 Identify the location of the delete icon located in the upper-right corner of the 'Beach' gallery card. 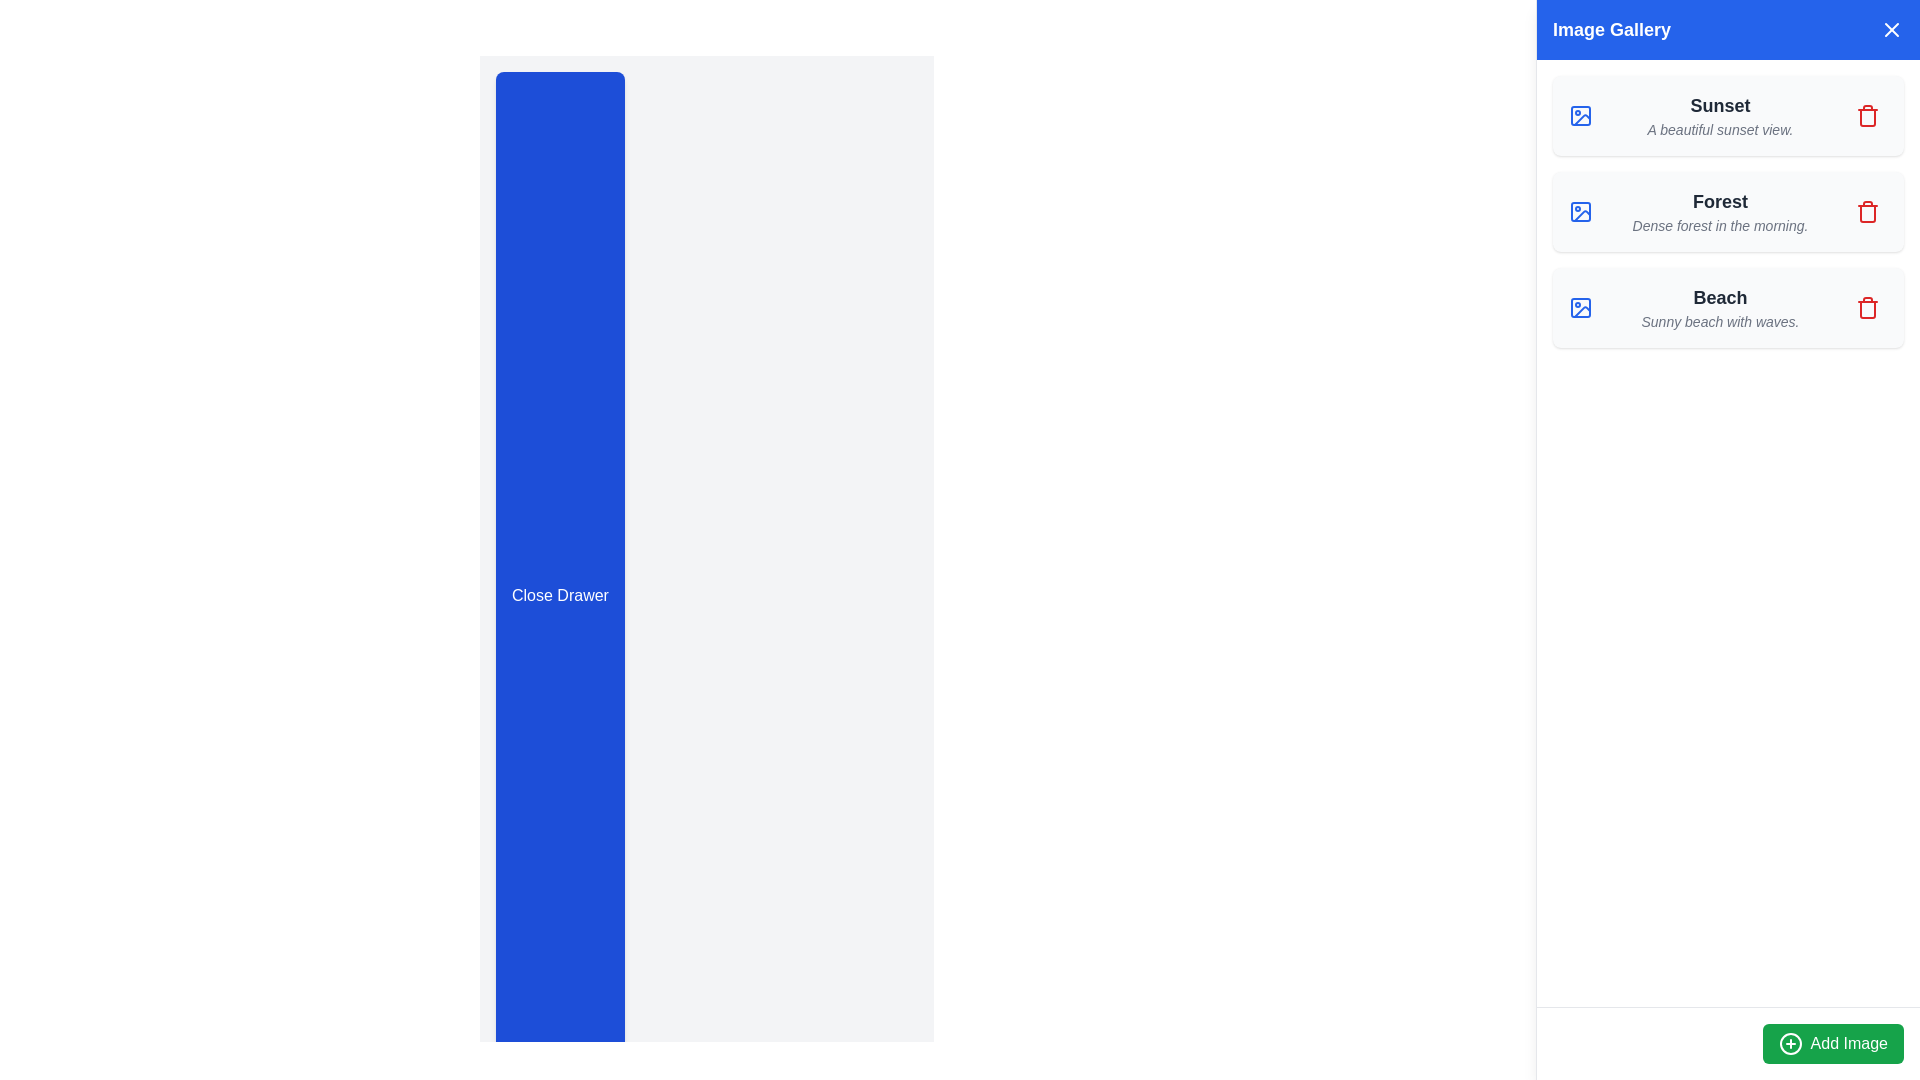
(1866, 308).